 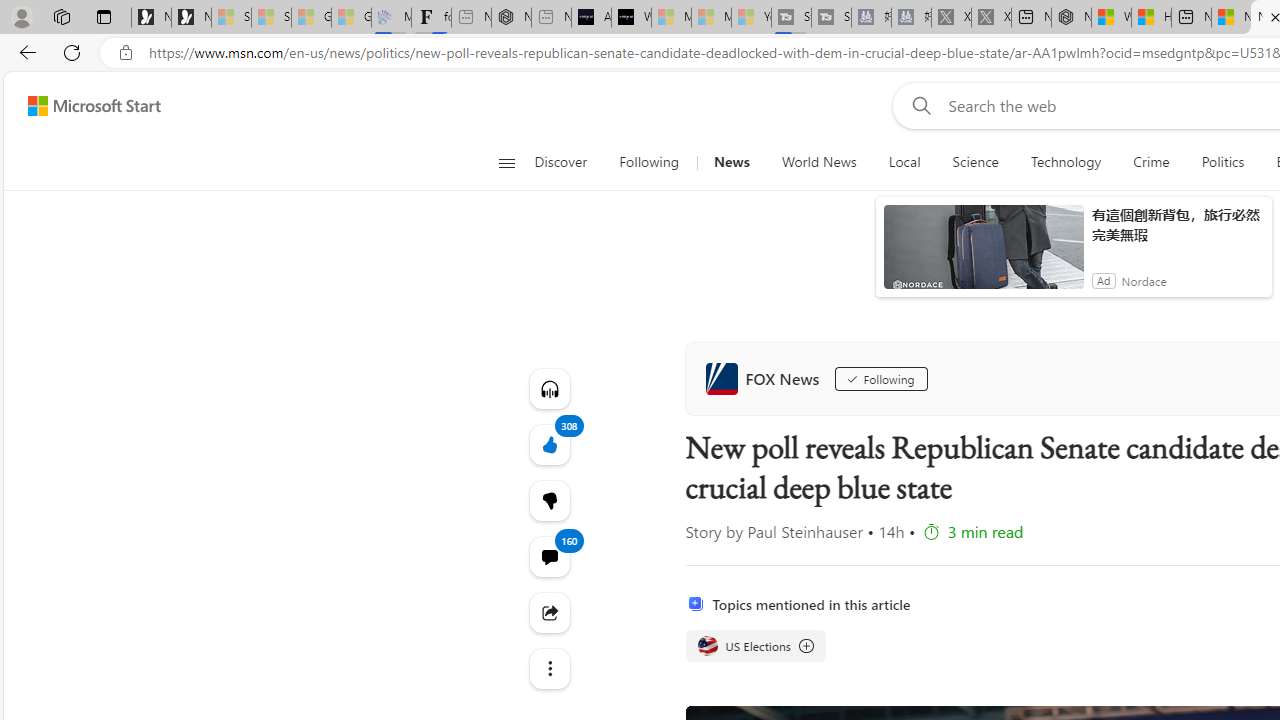 I want to click on 'Skip to content', so click(x=86, y=105).